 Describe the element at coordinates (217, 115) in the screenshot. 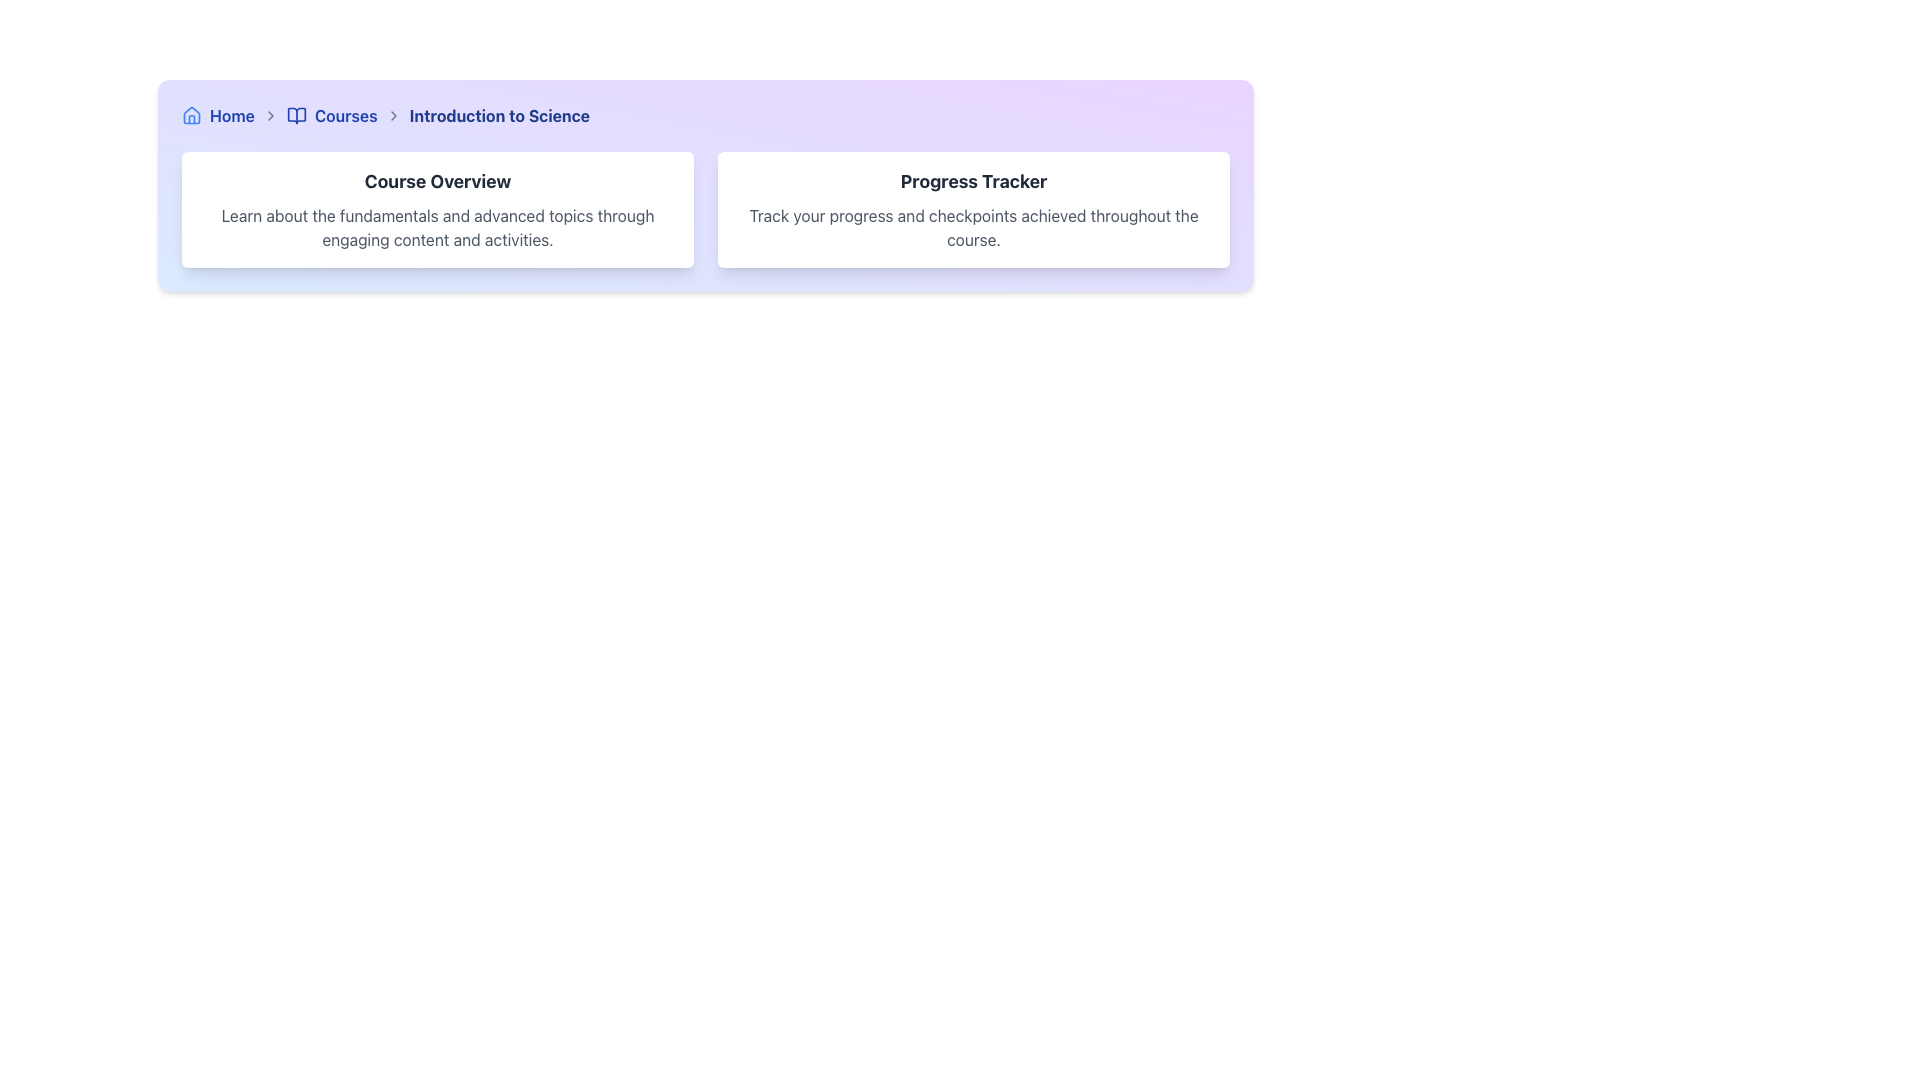

I see `the first breadcrumb link in the navigation bar` at that location.